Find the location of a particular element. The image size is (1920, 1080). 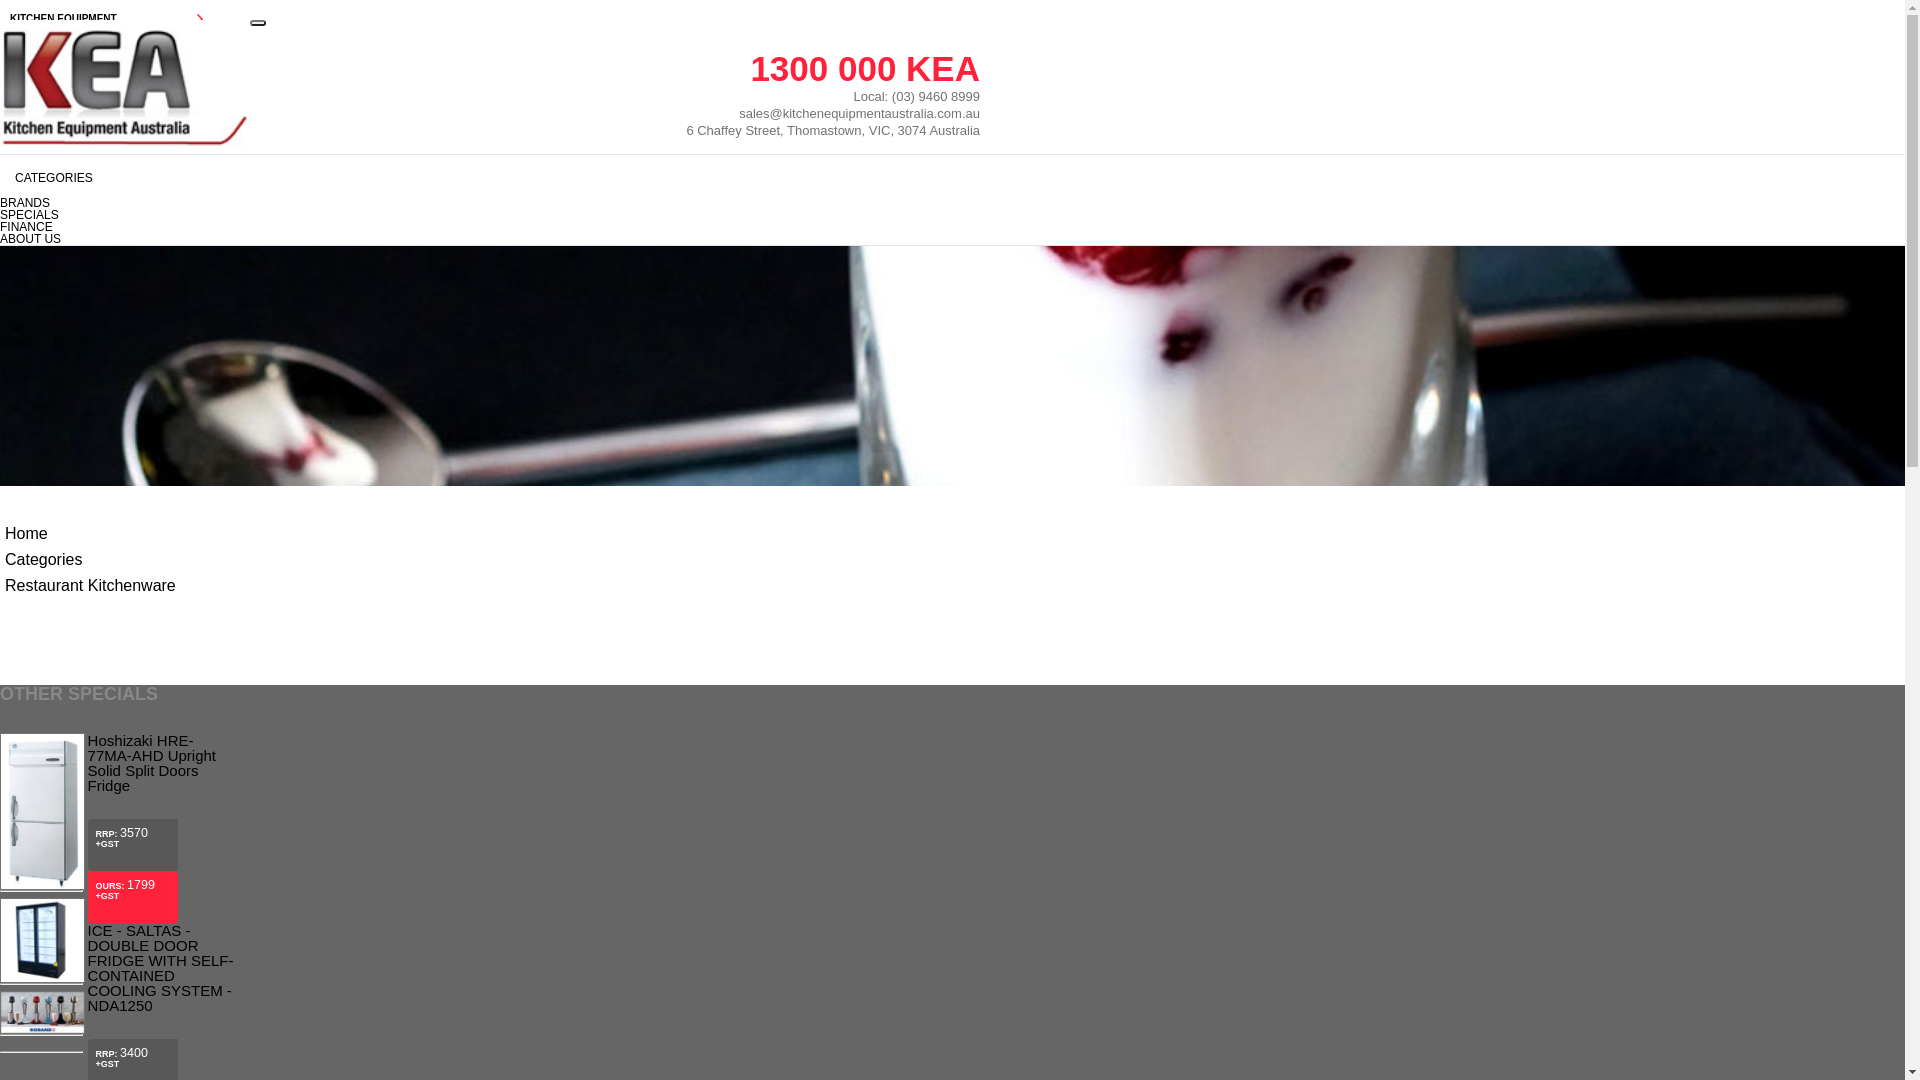

'ABOUT US' is located at coordinates (109, 874).